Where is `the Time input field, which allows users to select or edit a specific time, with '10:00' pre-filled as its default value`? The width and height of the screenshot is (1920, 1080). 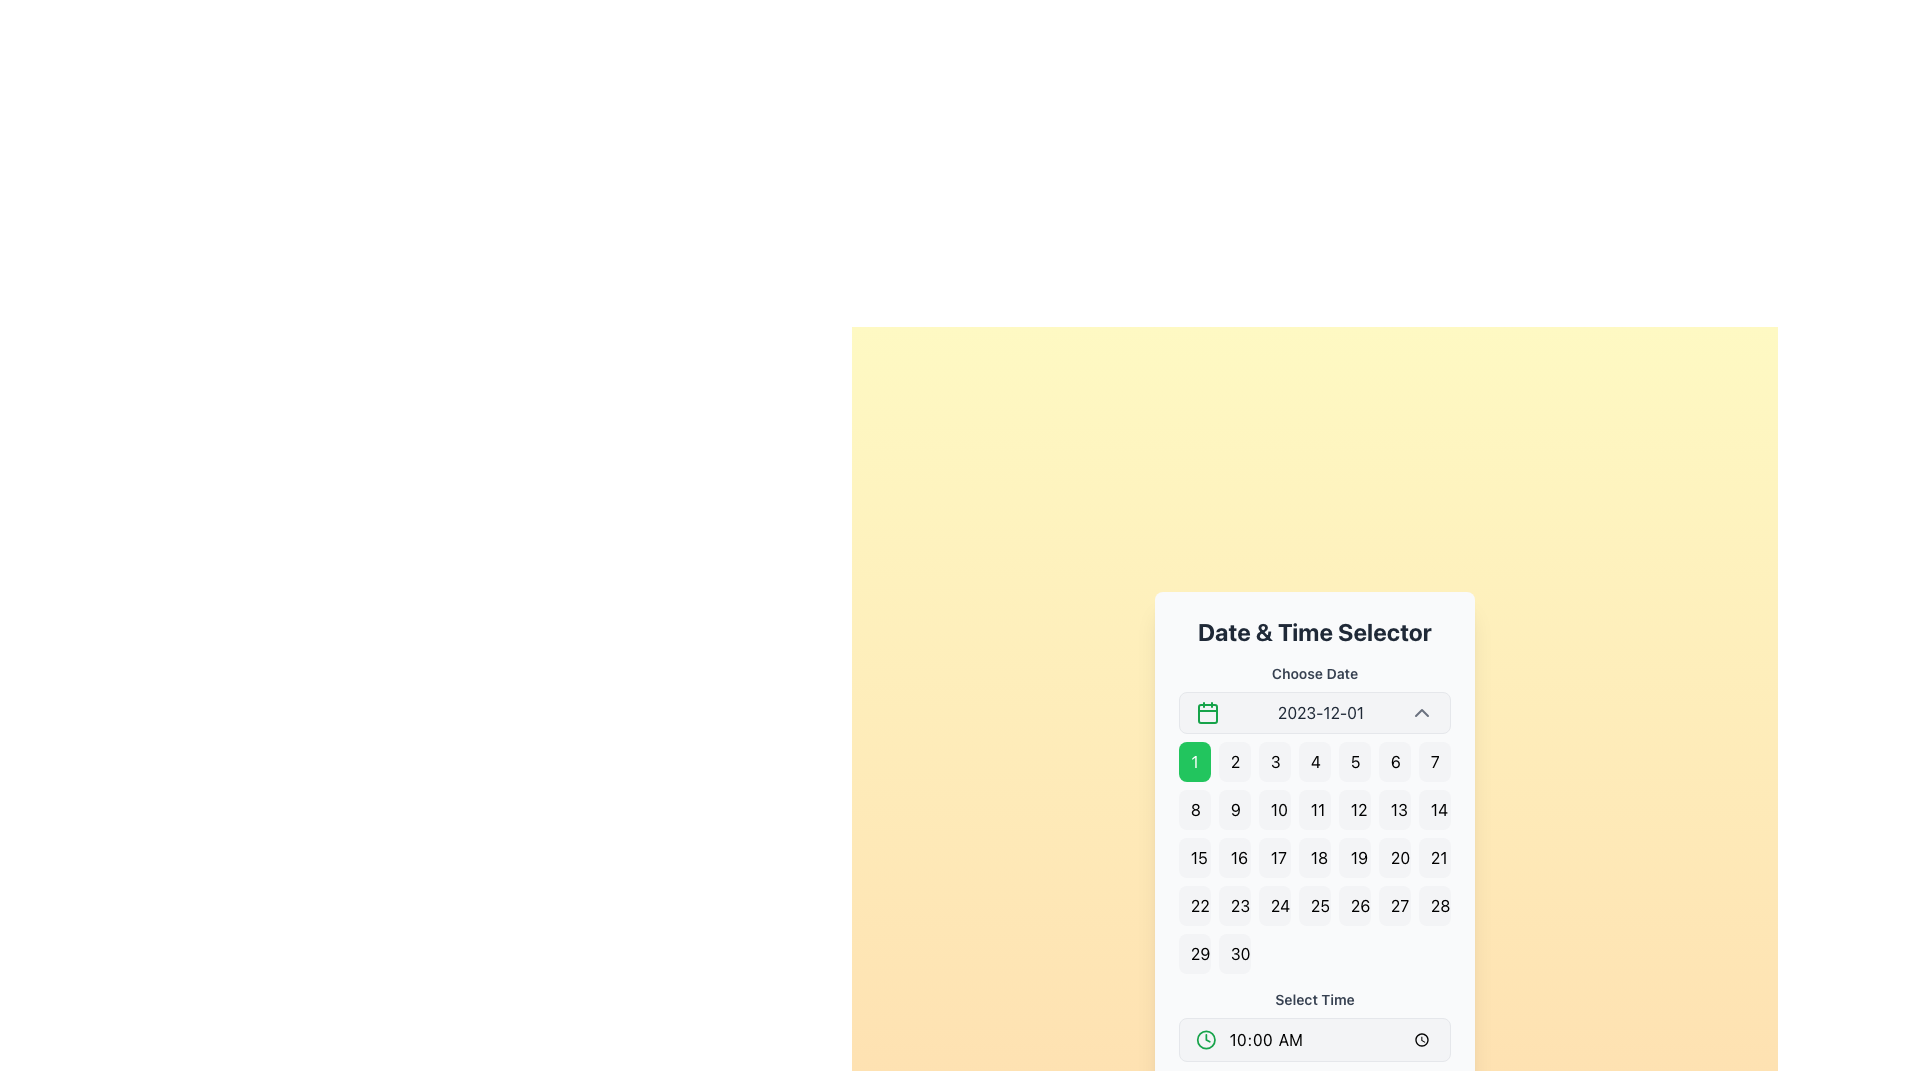 the Time input field, which allows users to select or edit a specific time, with '10:00' pre-filled as its default value is located at coordinates (1331, 1039).